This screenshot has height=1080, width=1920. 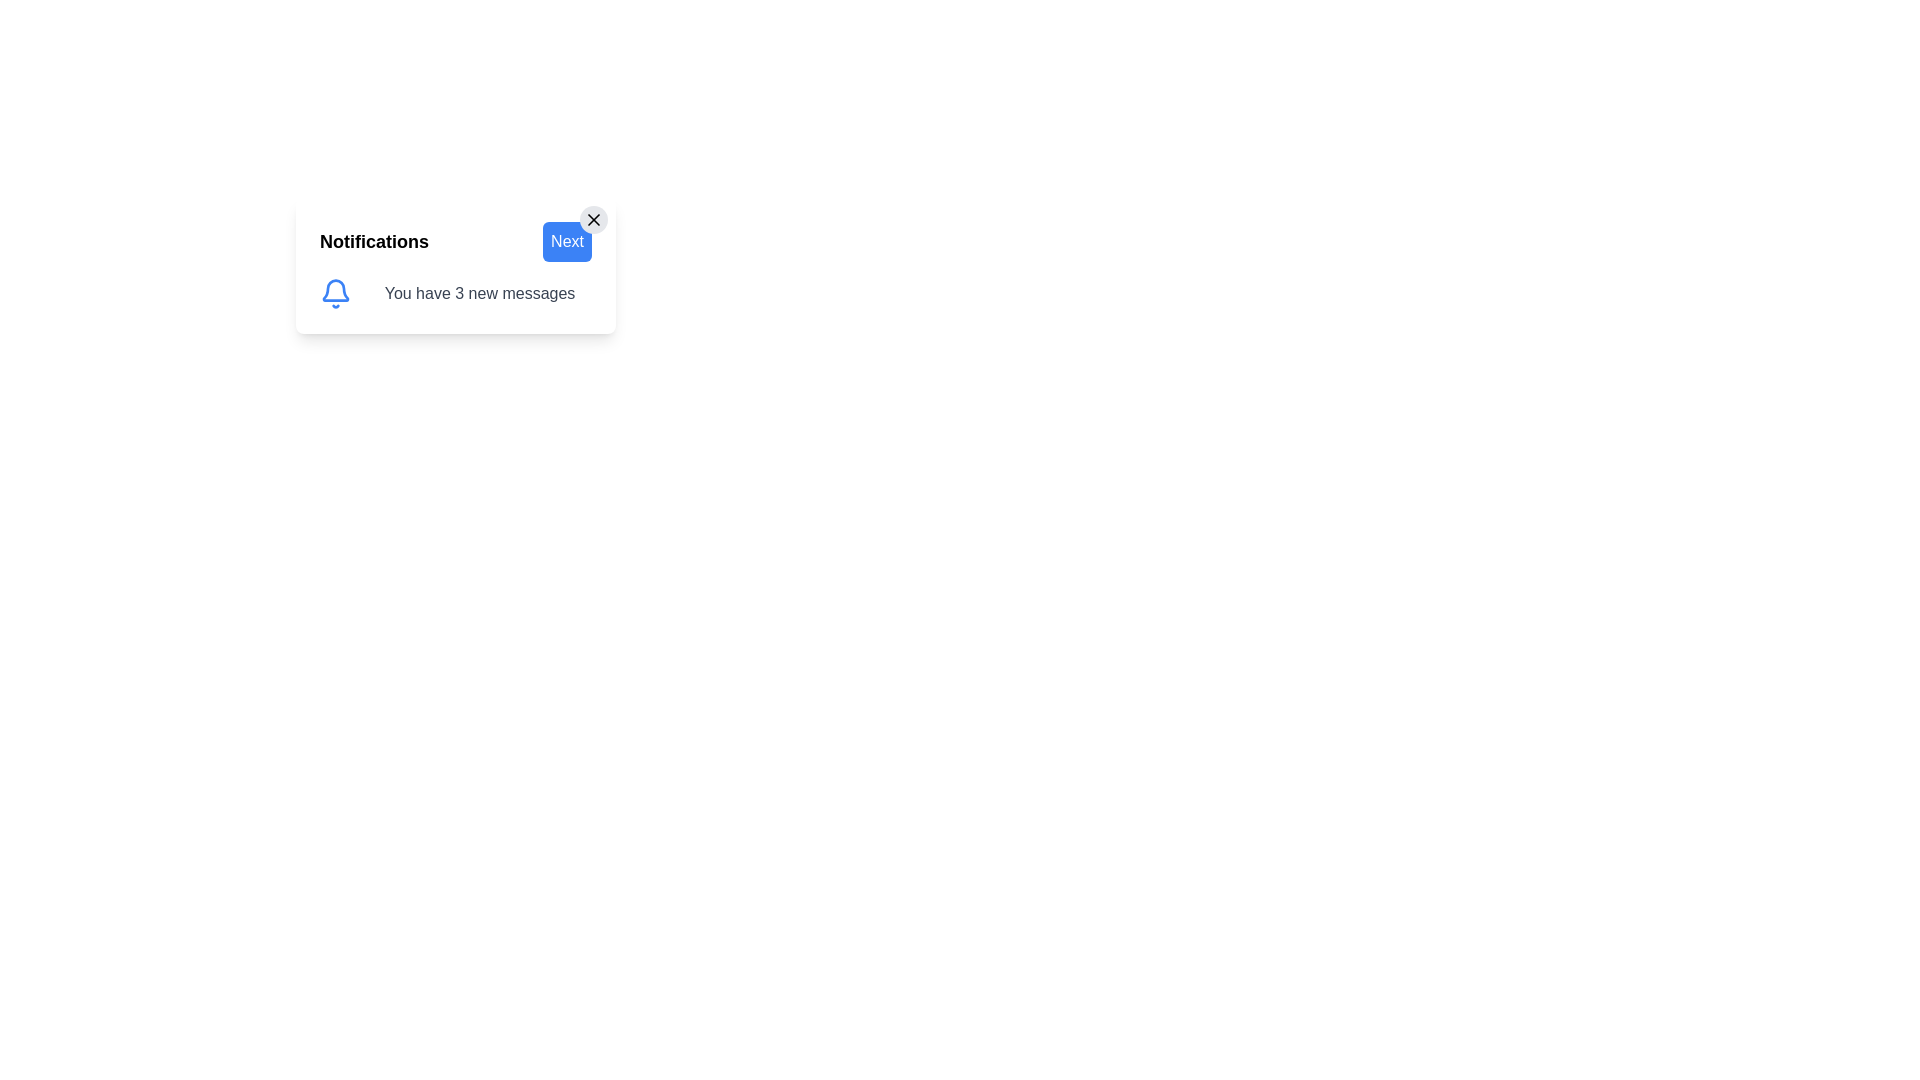 What do you see at coordinates (593, 219) in the screenshot?
I see `the close button located in the top-right corner of the notification card` at bounding box center [593, 219].